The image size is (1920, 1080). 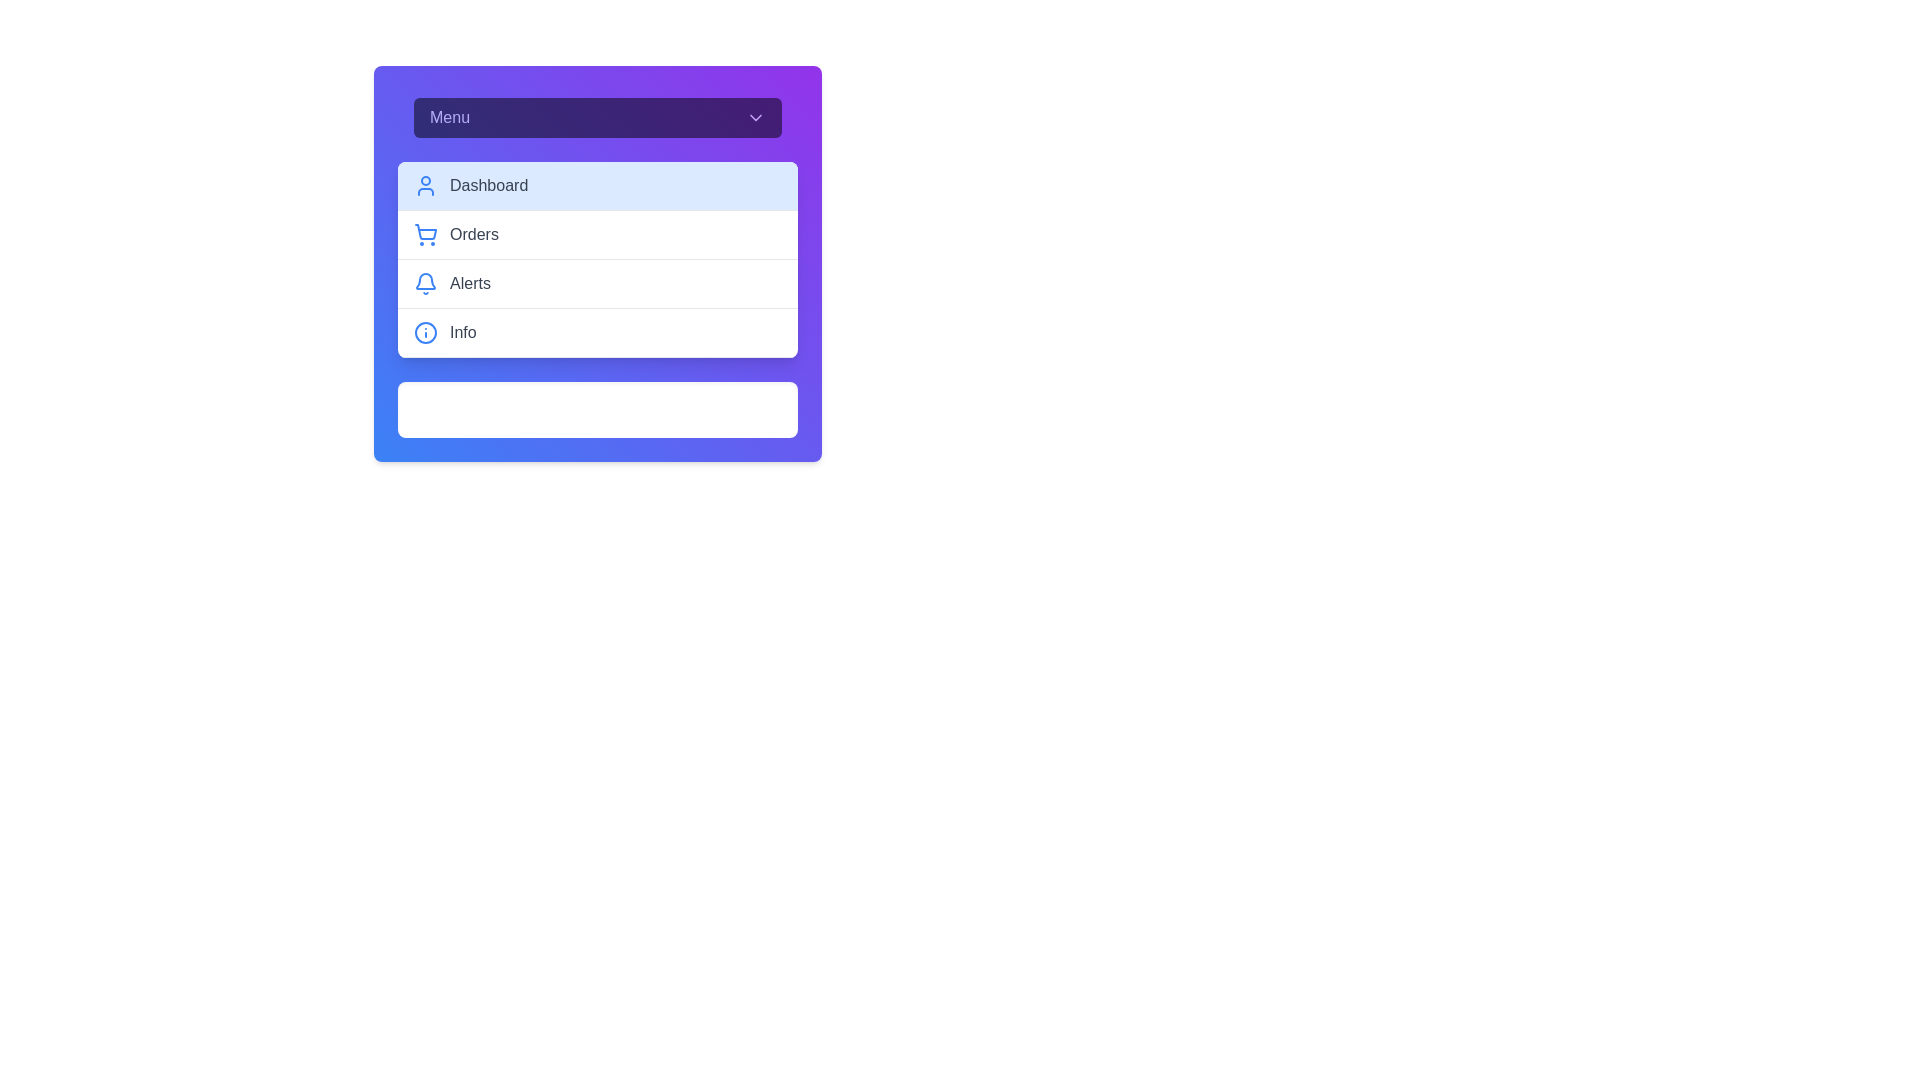 What do you see at coordinates (425, 281) in the screenshot?
I see `the lower part of the bell icon representing the notification or alert indicator associated with the 'Alerts' menu item, which is aligned horizontally with its label in the purple-bordered menu box` at bounding box center [425, 281].